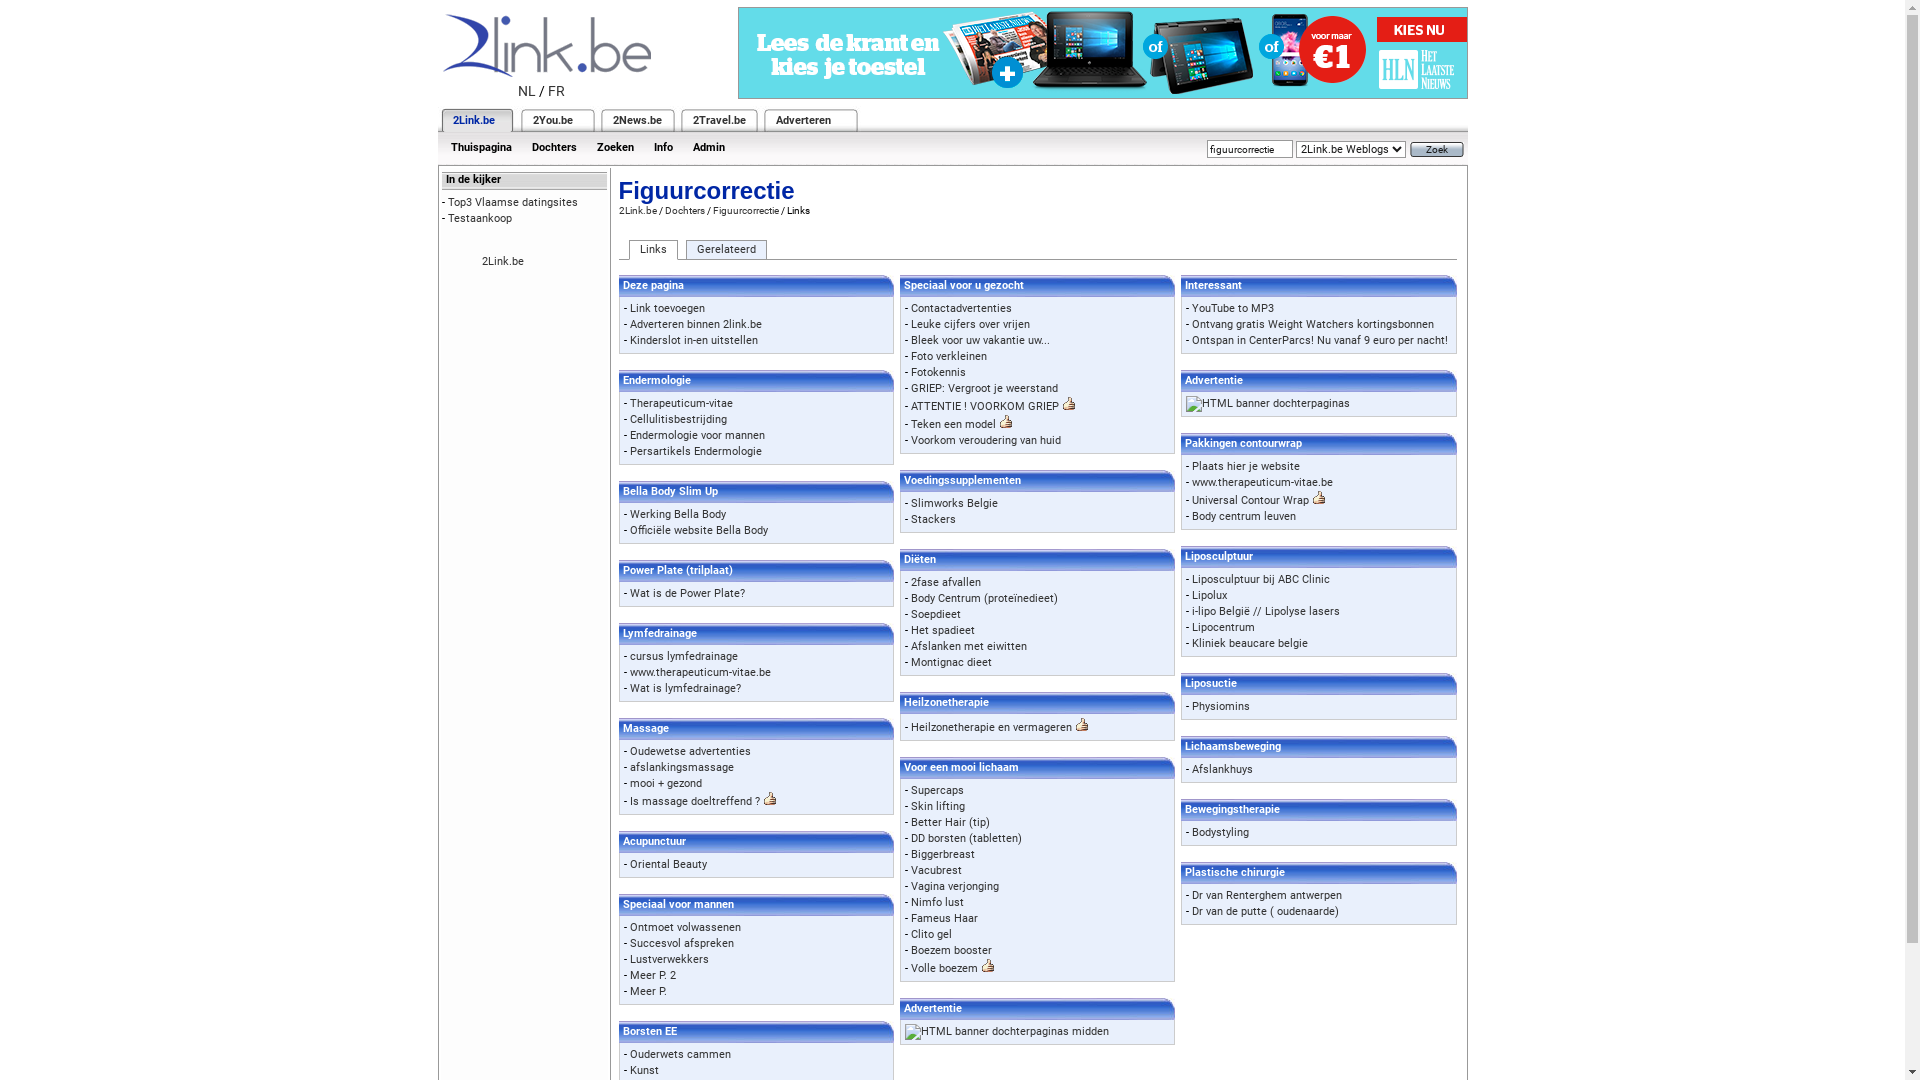  Describe the element at coordinates (1313, 323) in the screenshot. I see `'Ontvang gratis Weight Watchers kortingsbonnen'` at that location.